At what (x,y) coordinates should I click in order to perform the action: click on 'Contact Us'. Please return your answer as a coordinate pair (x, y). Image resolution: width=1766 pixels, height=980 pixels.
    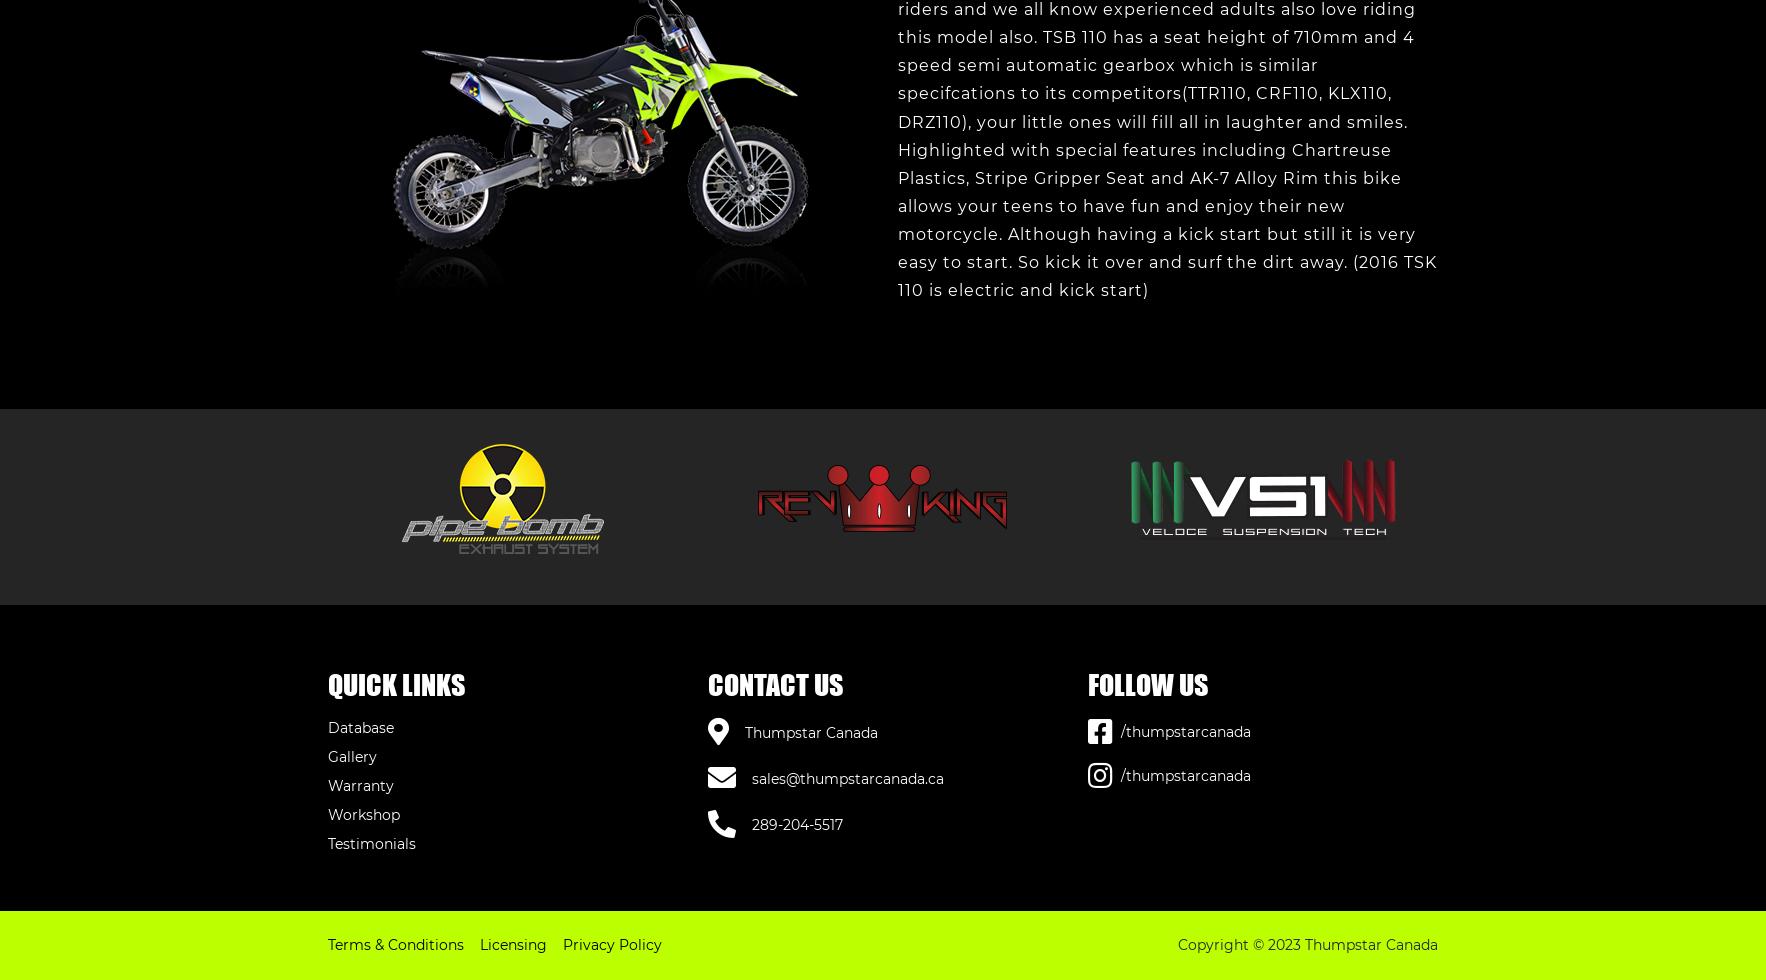
    Looking at the image, I should click on (775, 684).